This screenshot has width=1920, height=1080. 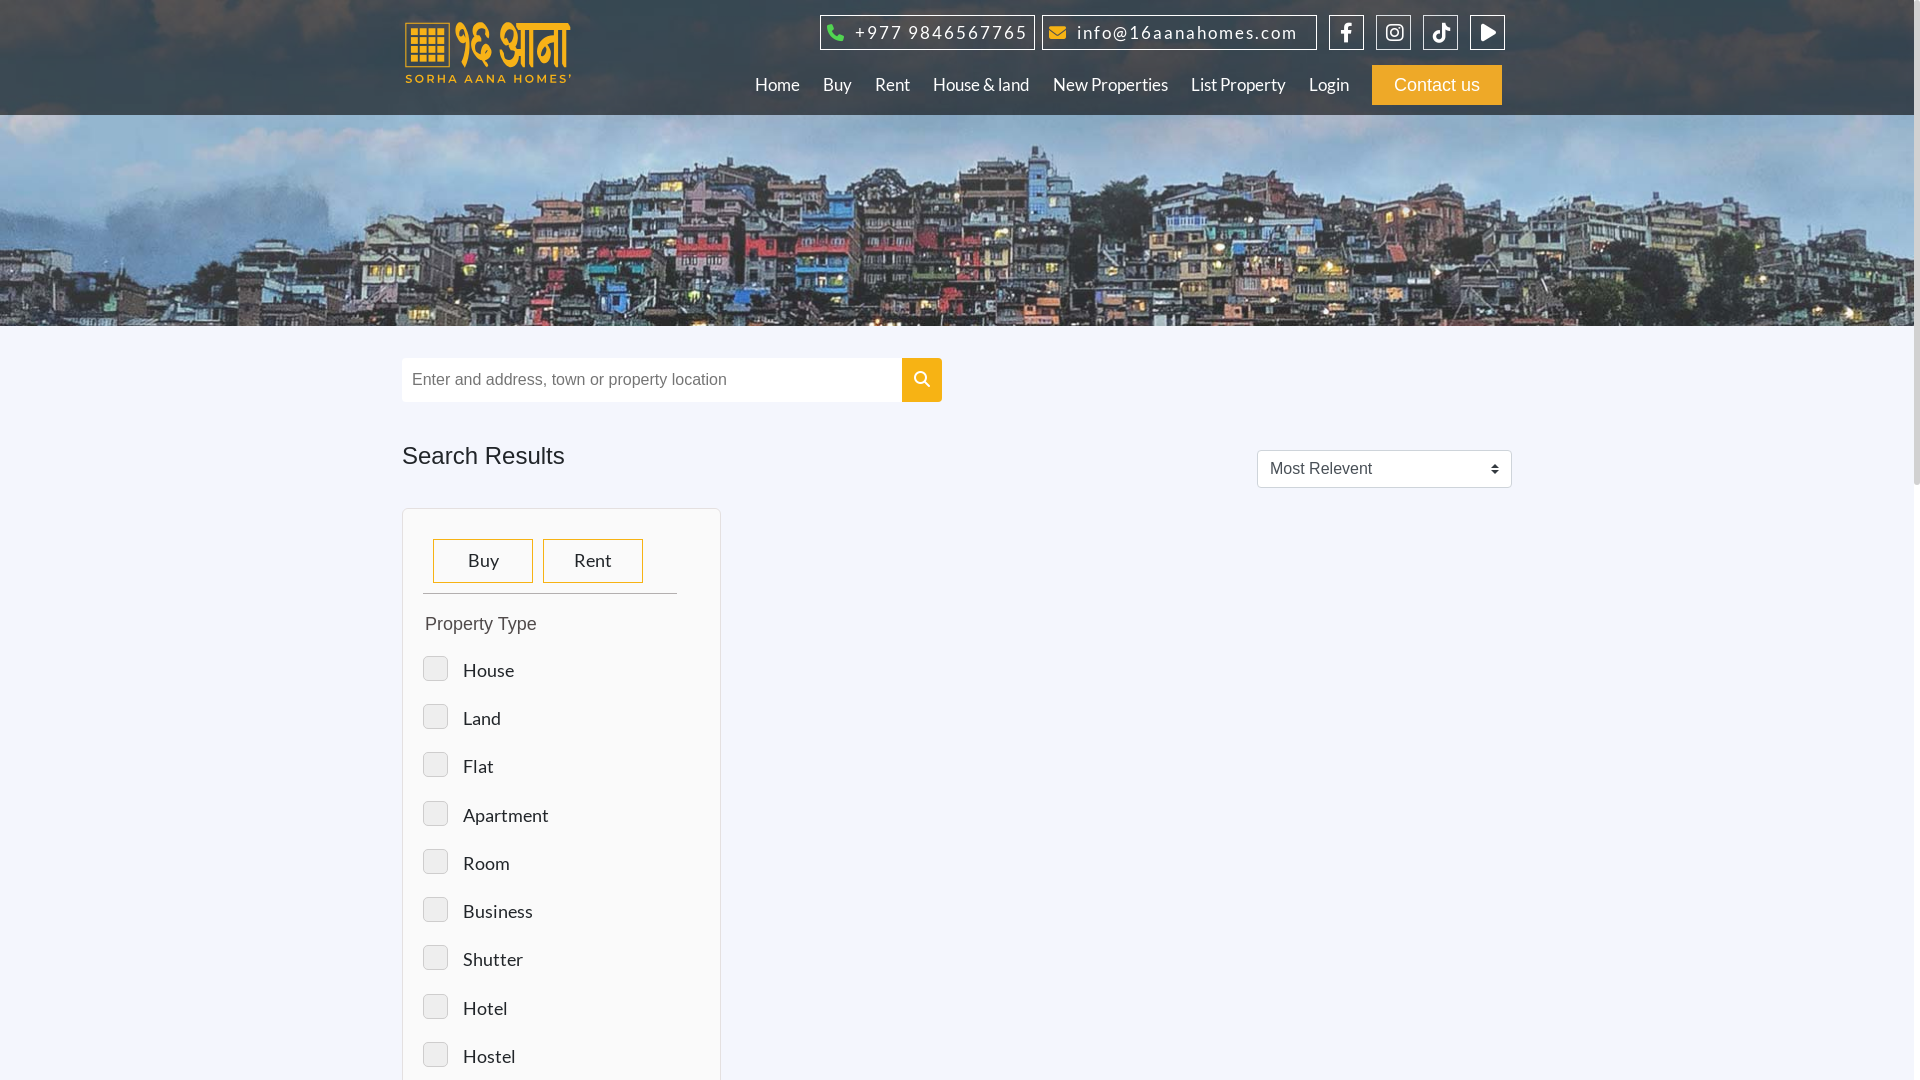 What do you see at coordinates (1329, 83) in the screenshot?
I see `'Login'` at bounding box center [1329, 83].